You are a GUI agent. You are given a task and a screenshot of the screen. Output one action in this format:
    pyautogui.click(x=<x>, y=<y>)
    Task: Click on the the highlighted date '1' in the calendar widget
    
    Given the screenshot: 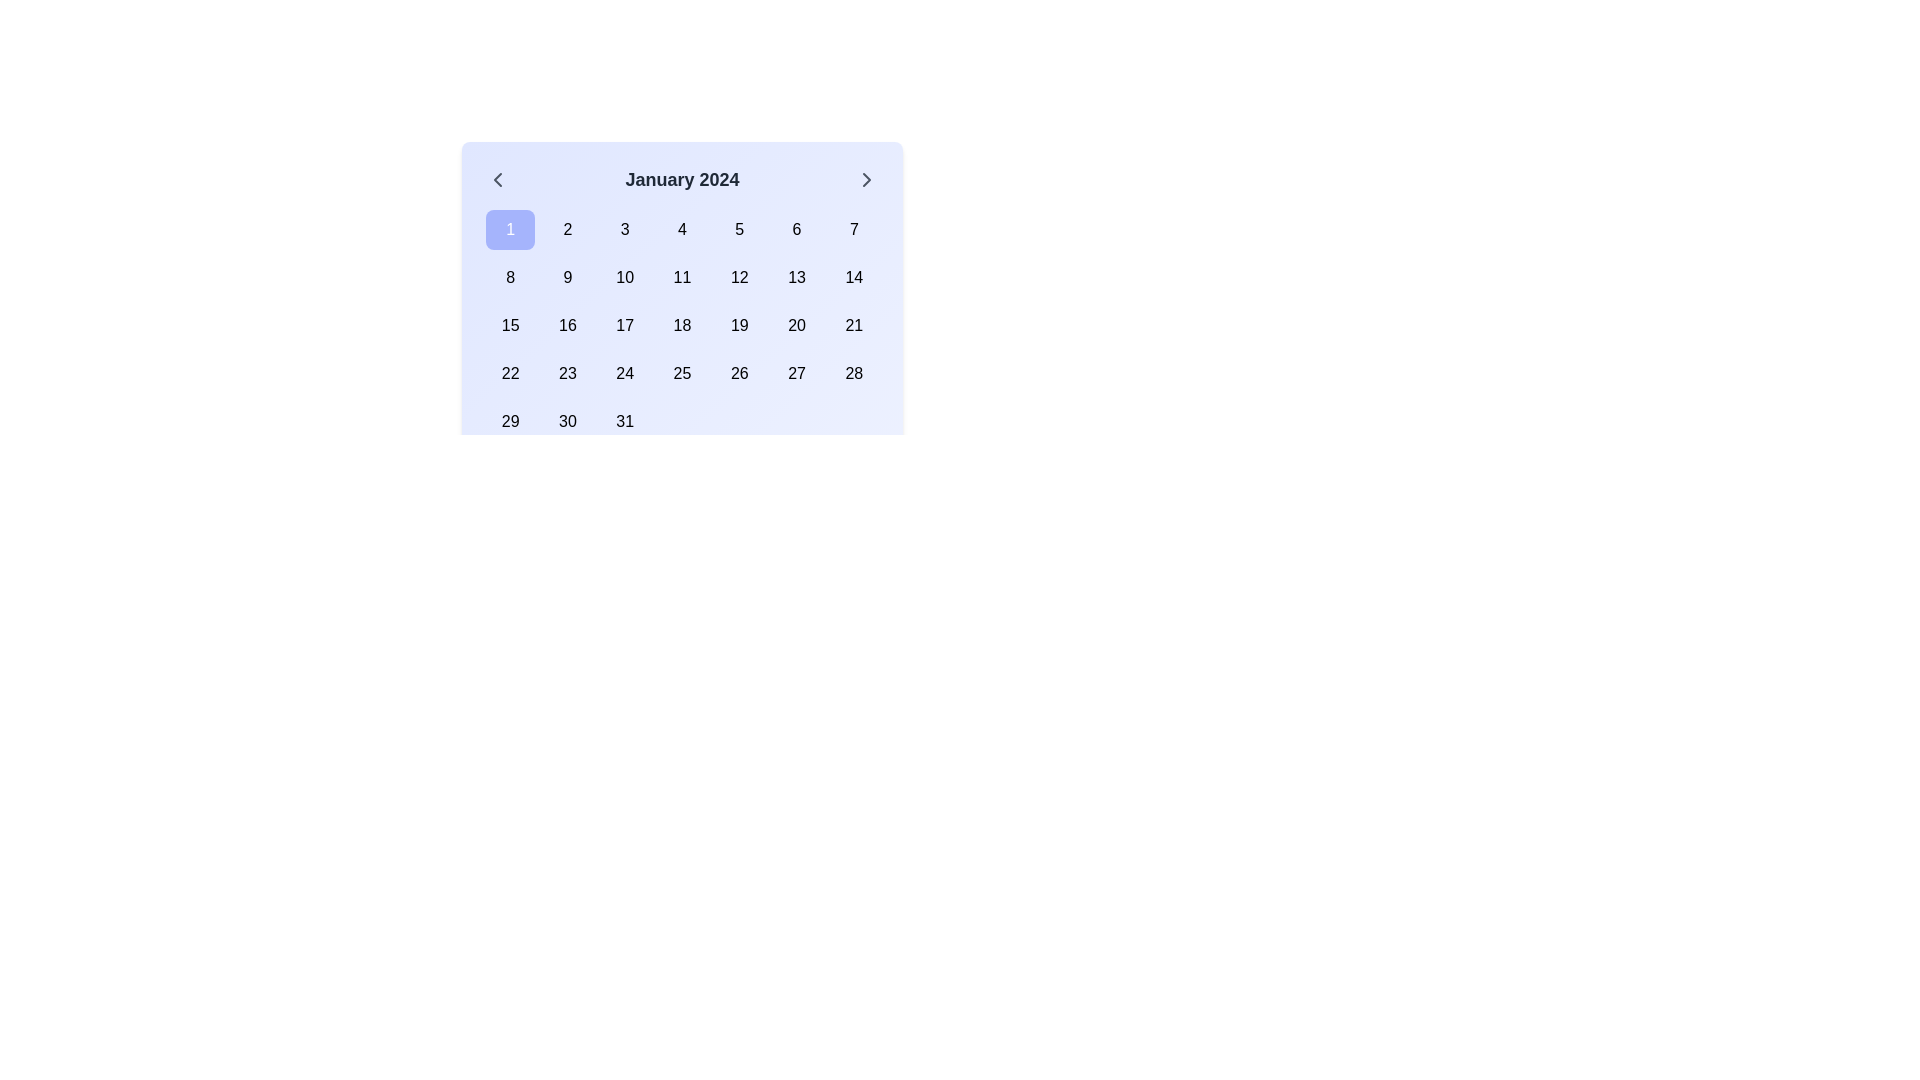 What is the action you would take?
    pyautogui.click(x=682, y=276)
    